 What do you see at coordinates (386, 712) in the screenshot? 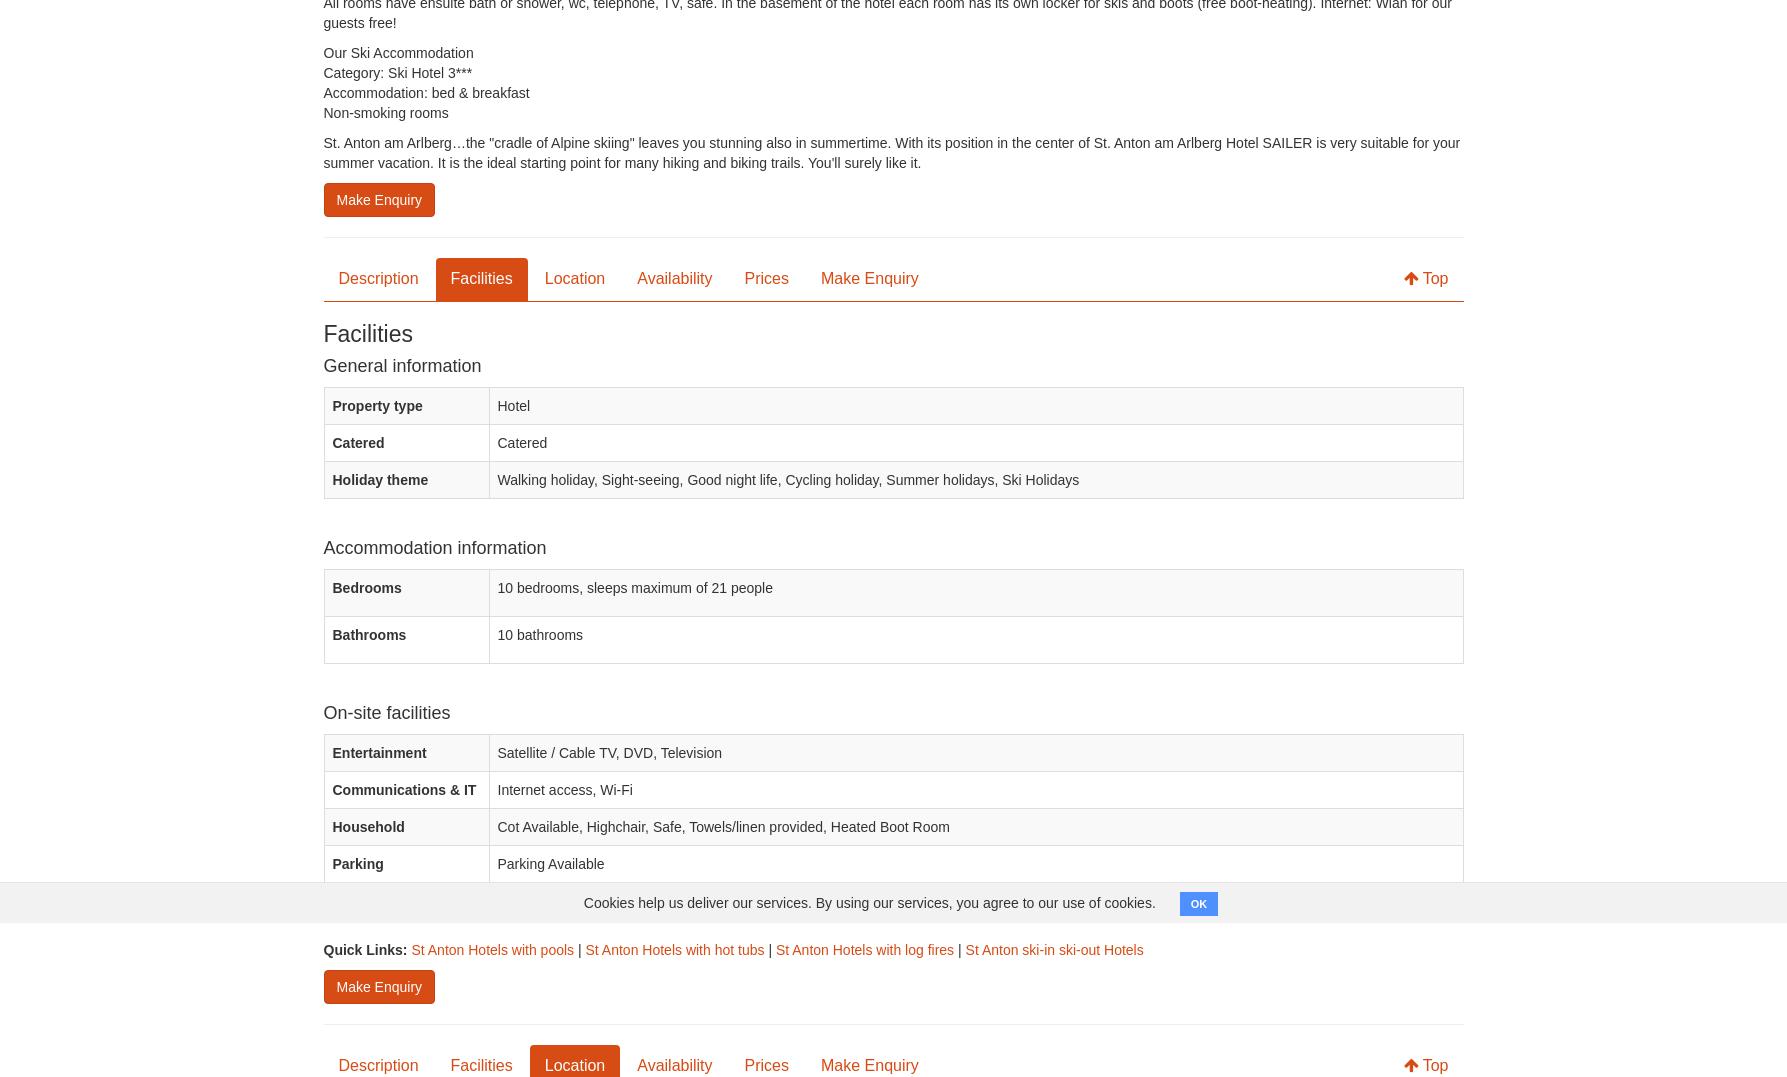
I see `'On-site facilities'` at bounding box center [386, 712].